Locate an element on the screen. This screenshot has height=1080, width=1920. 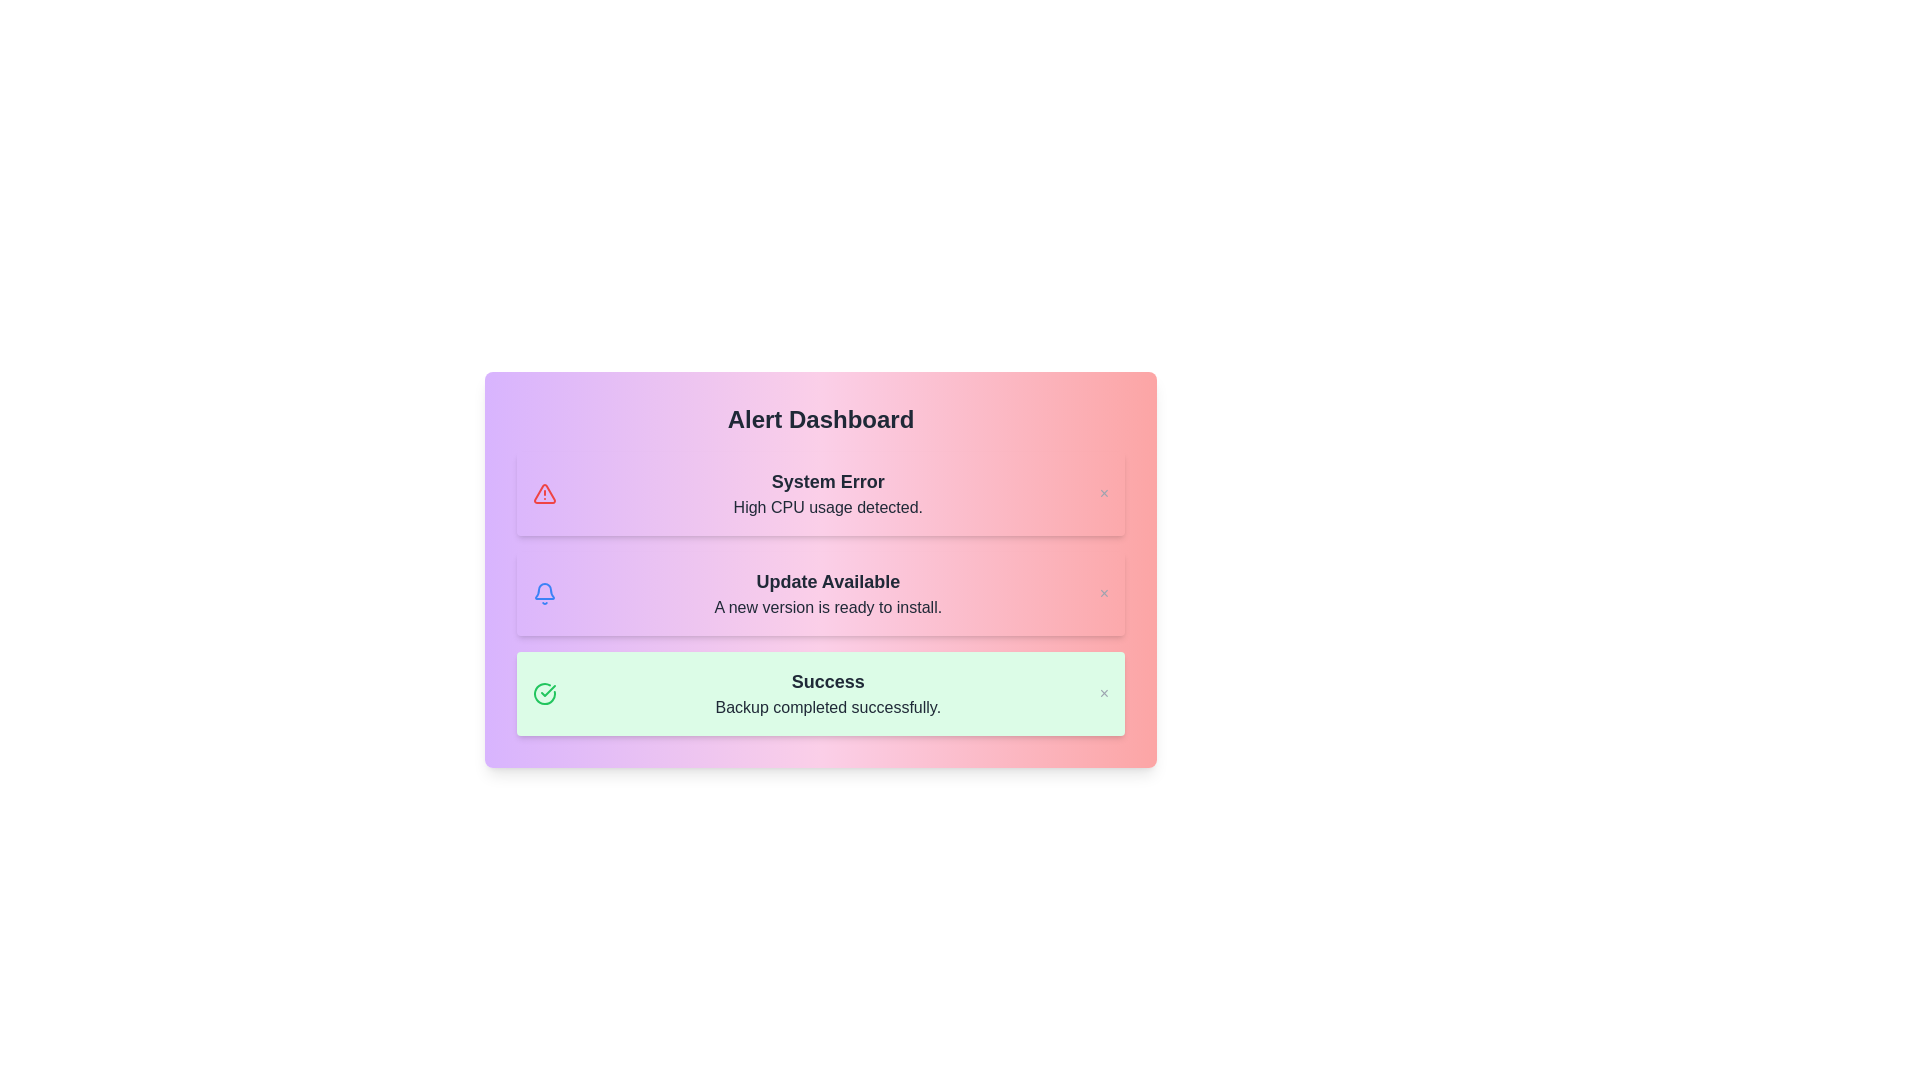
the close button to dismiss the notification with title 'Success' is located at coordinates (1103, 693).